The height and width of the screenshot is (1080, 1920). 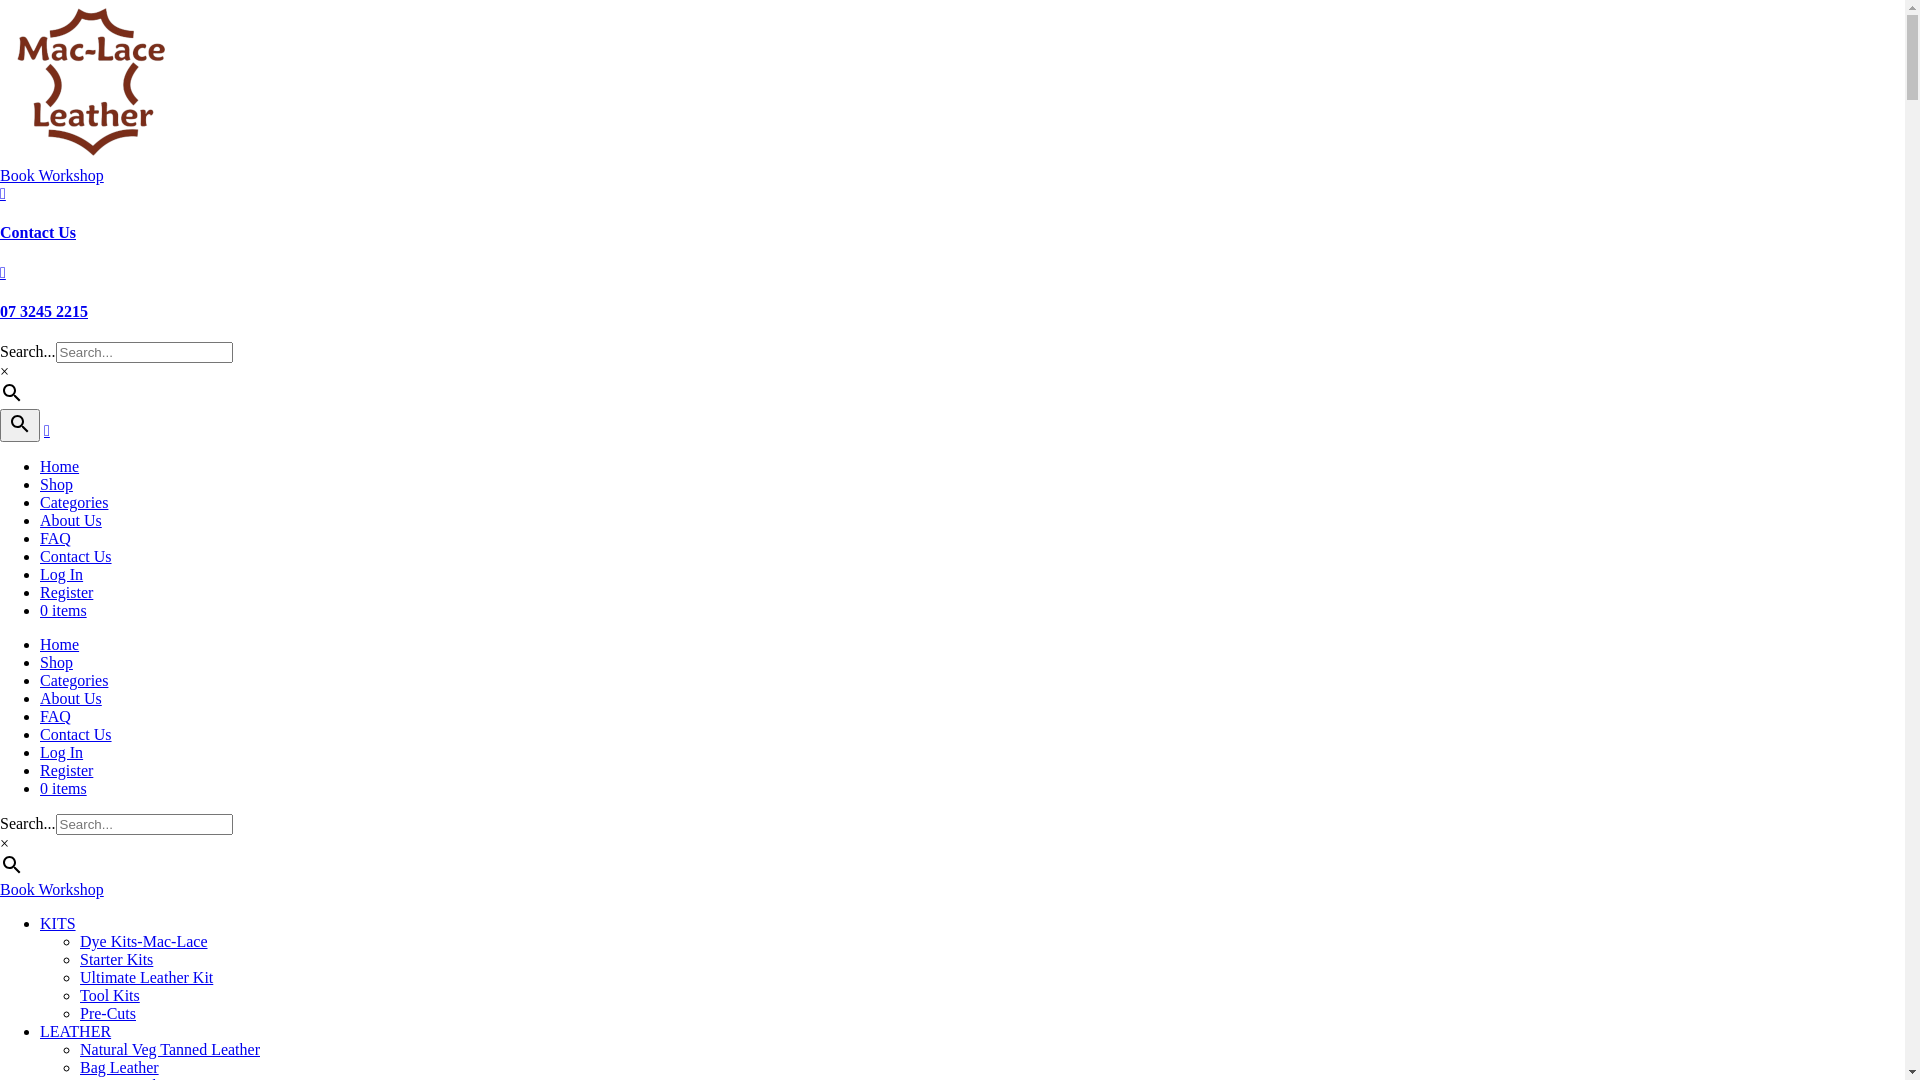 What do you see at coordinates (80, 941) in the screenshot?
I see `'Dye Kits-Mac-Lace'` at bounding box center [80, 941].